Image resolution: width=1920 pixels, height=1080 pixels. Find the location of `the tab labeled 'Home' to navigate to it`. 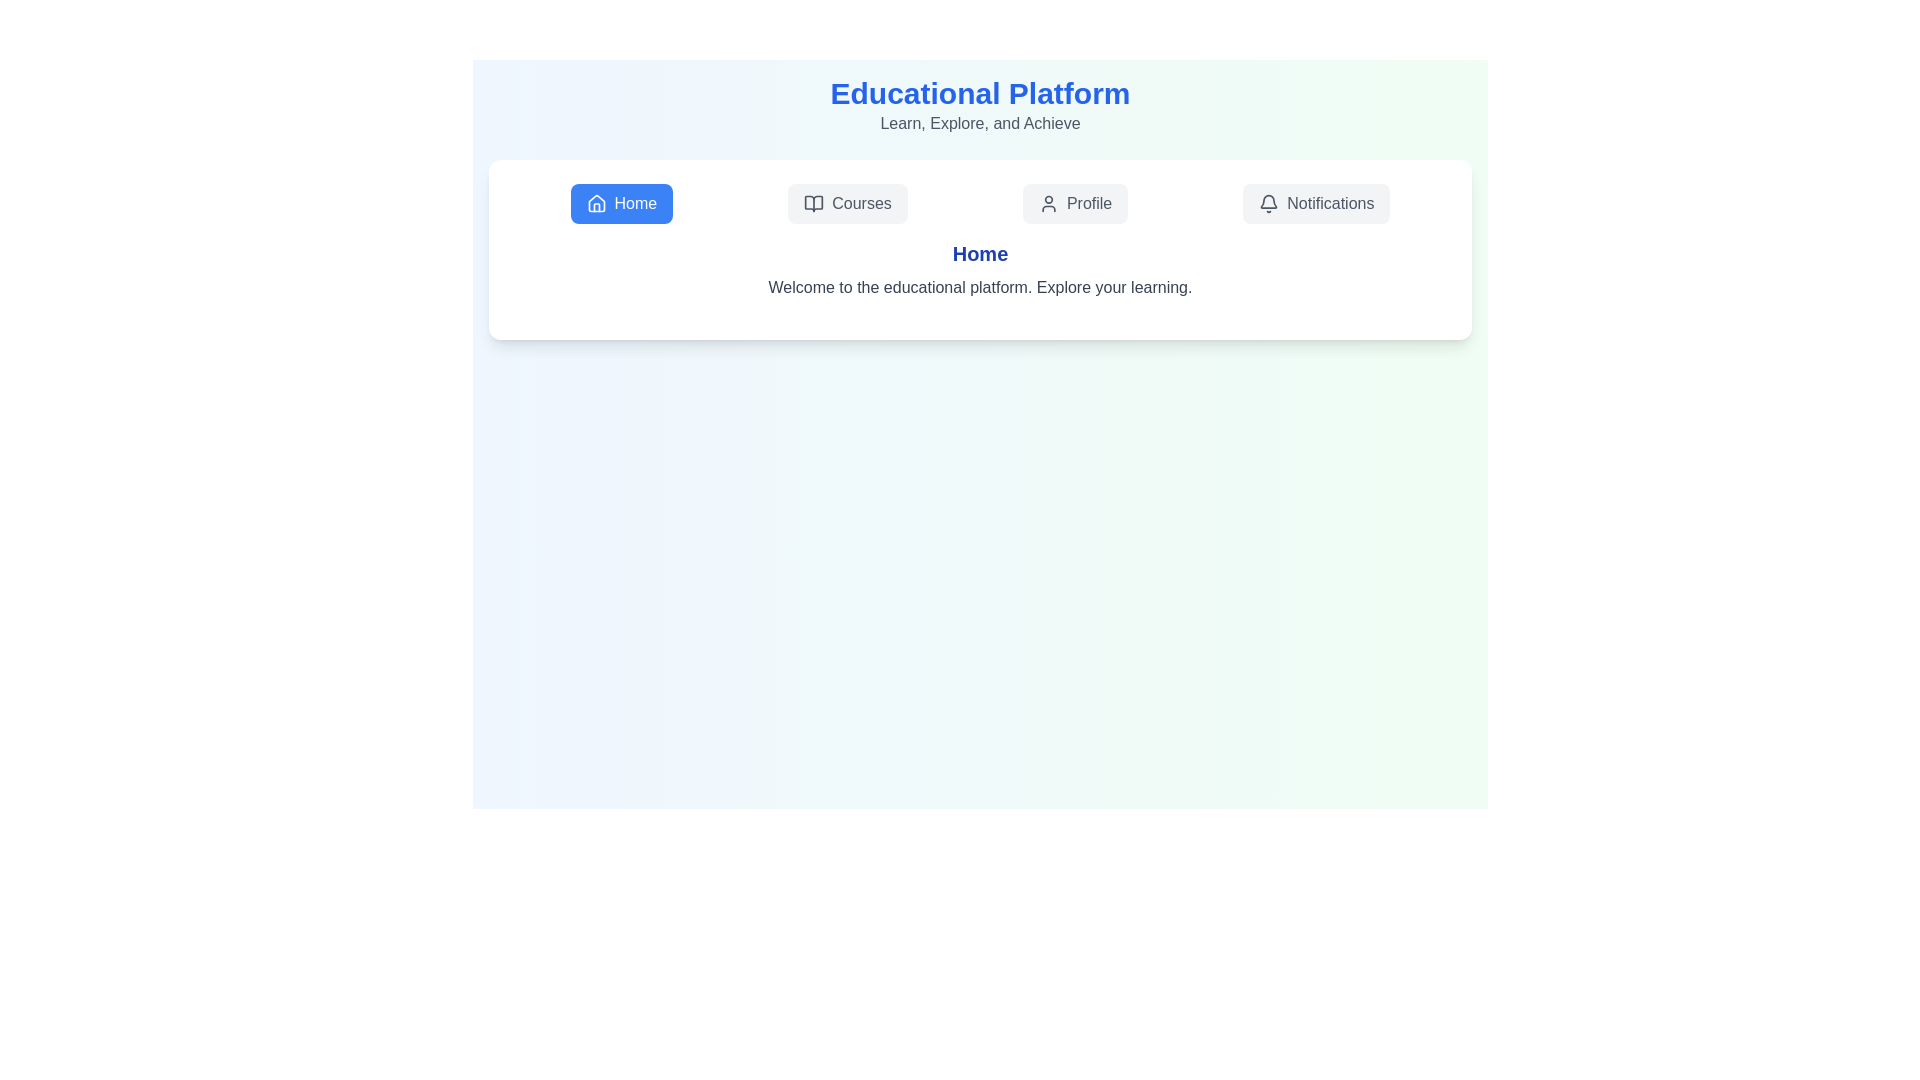

the tab labeled 'Home' to navigate to it is located at coordinates (620, 204).